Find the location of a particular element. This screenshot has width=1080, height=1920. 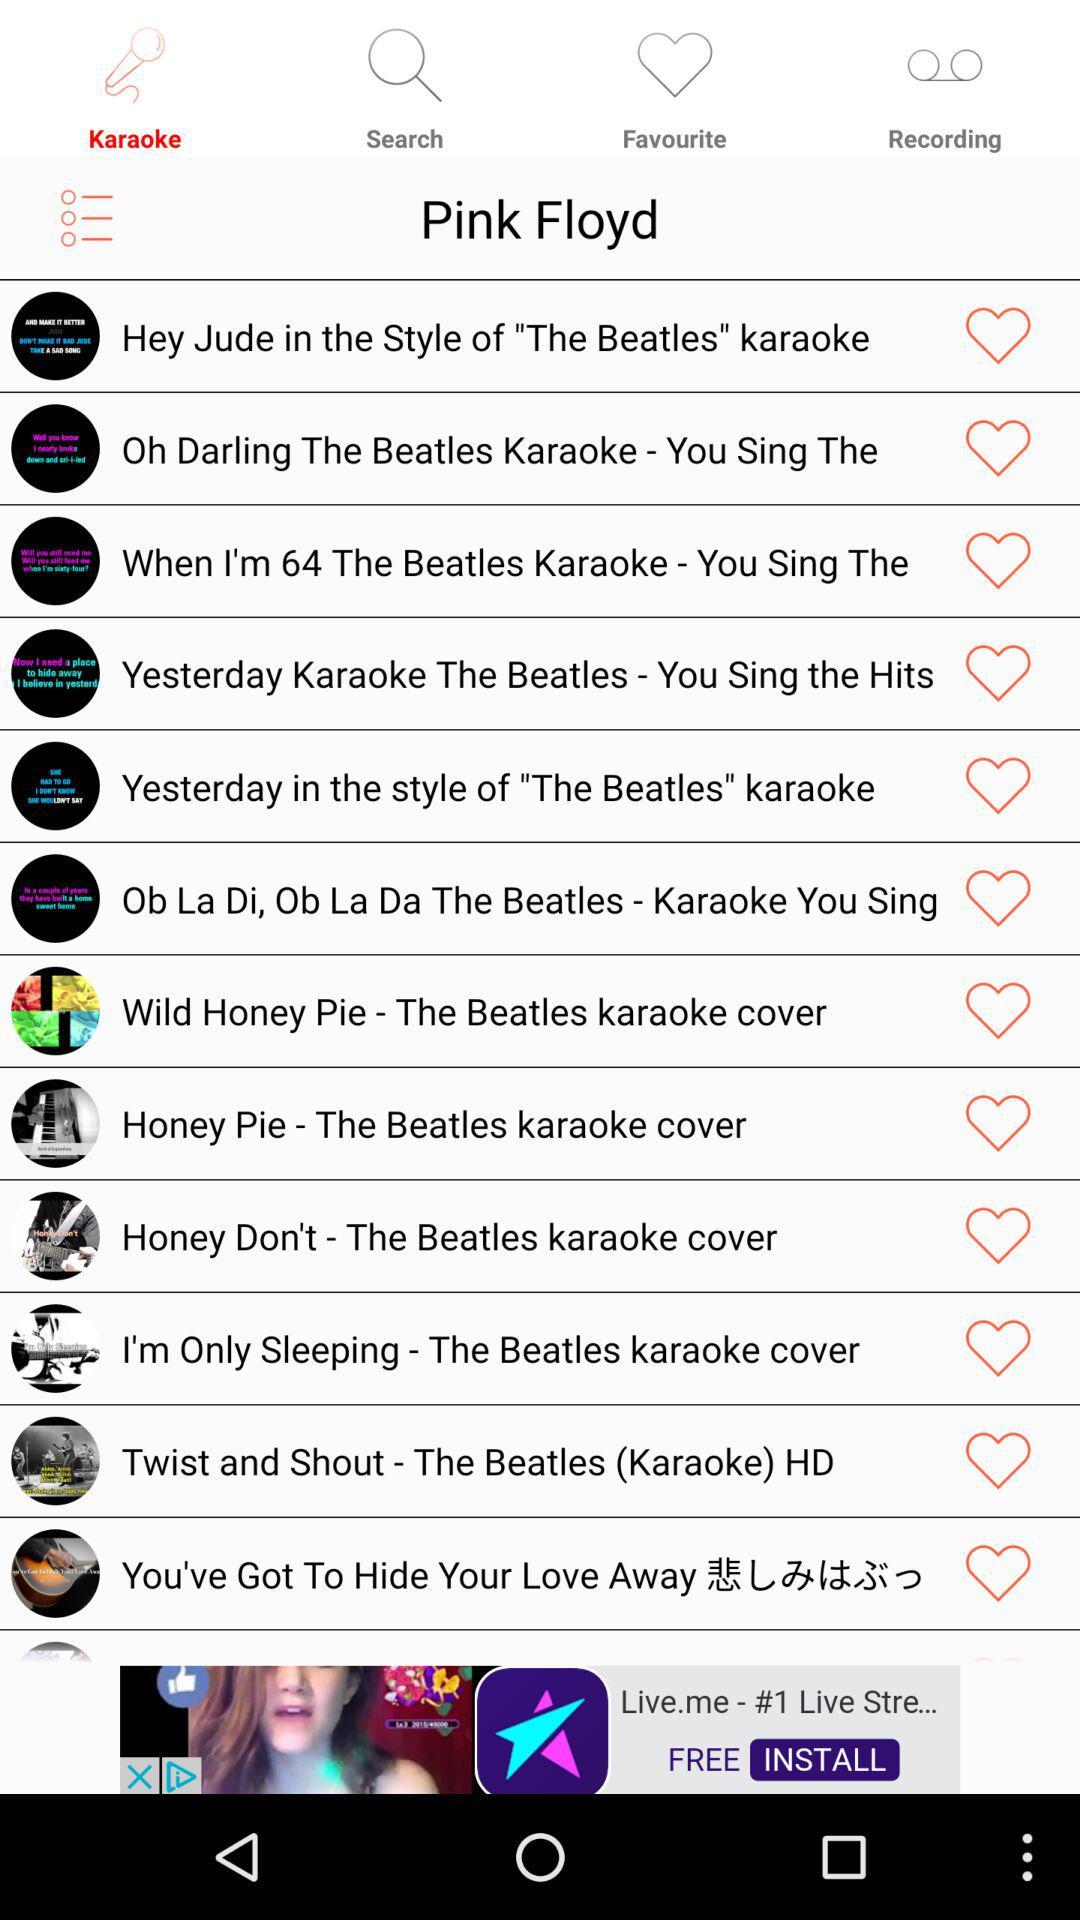

love is located at coordinates (998, 1011).